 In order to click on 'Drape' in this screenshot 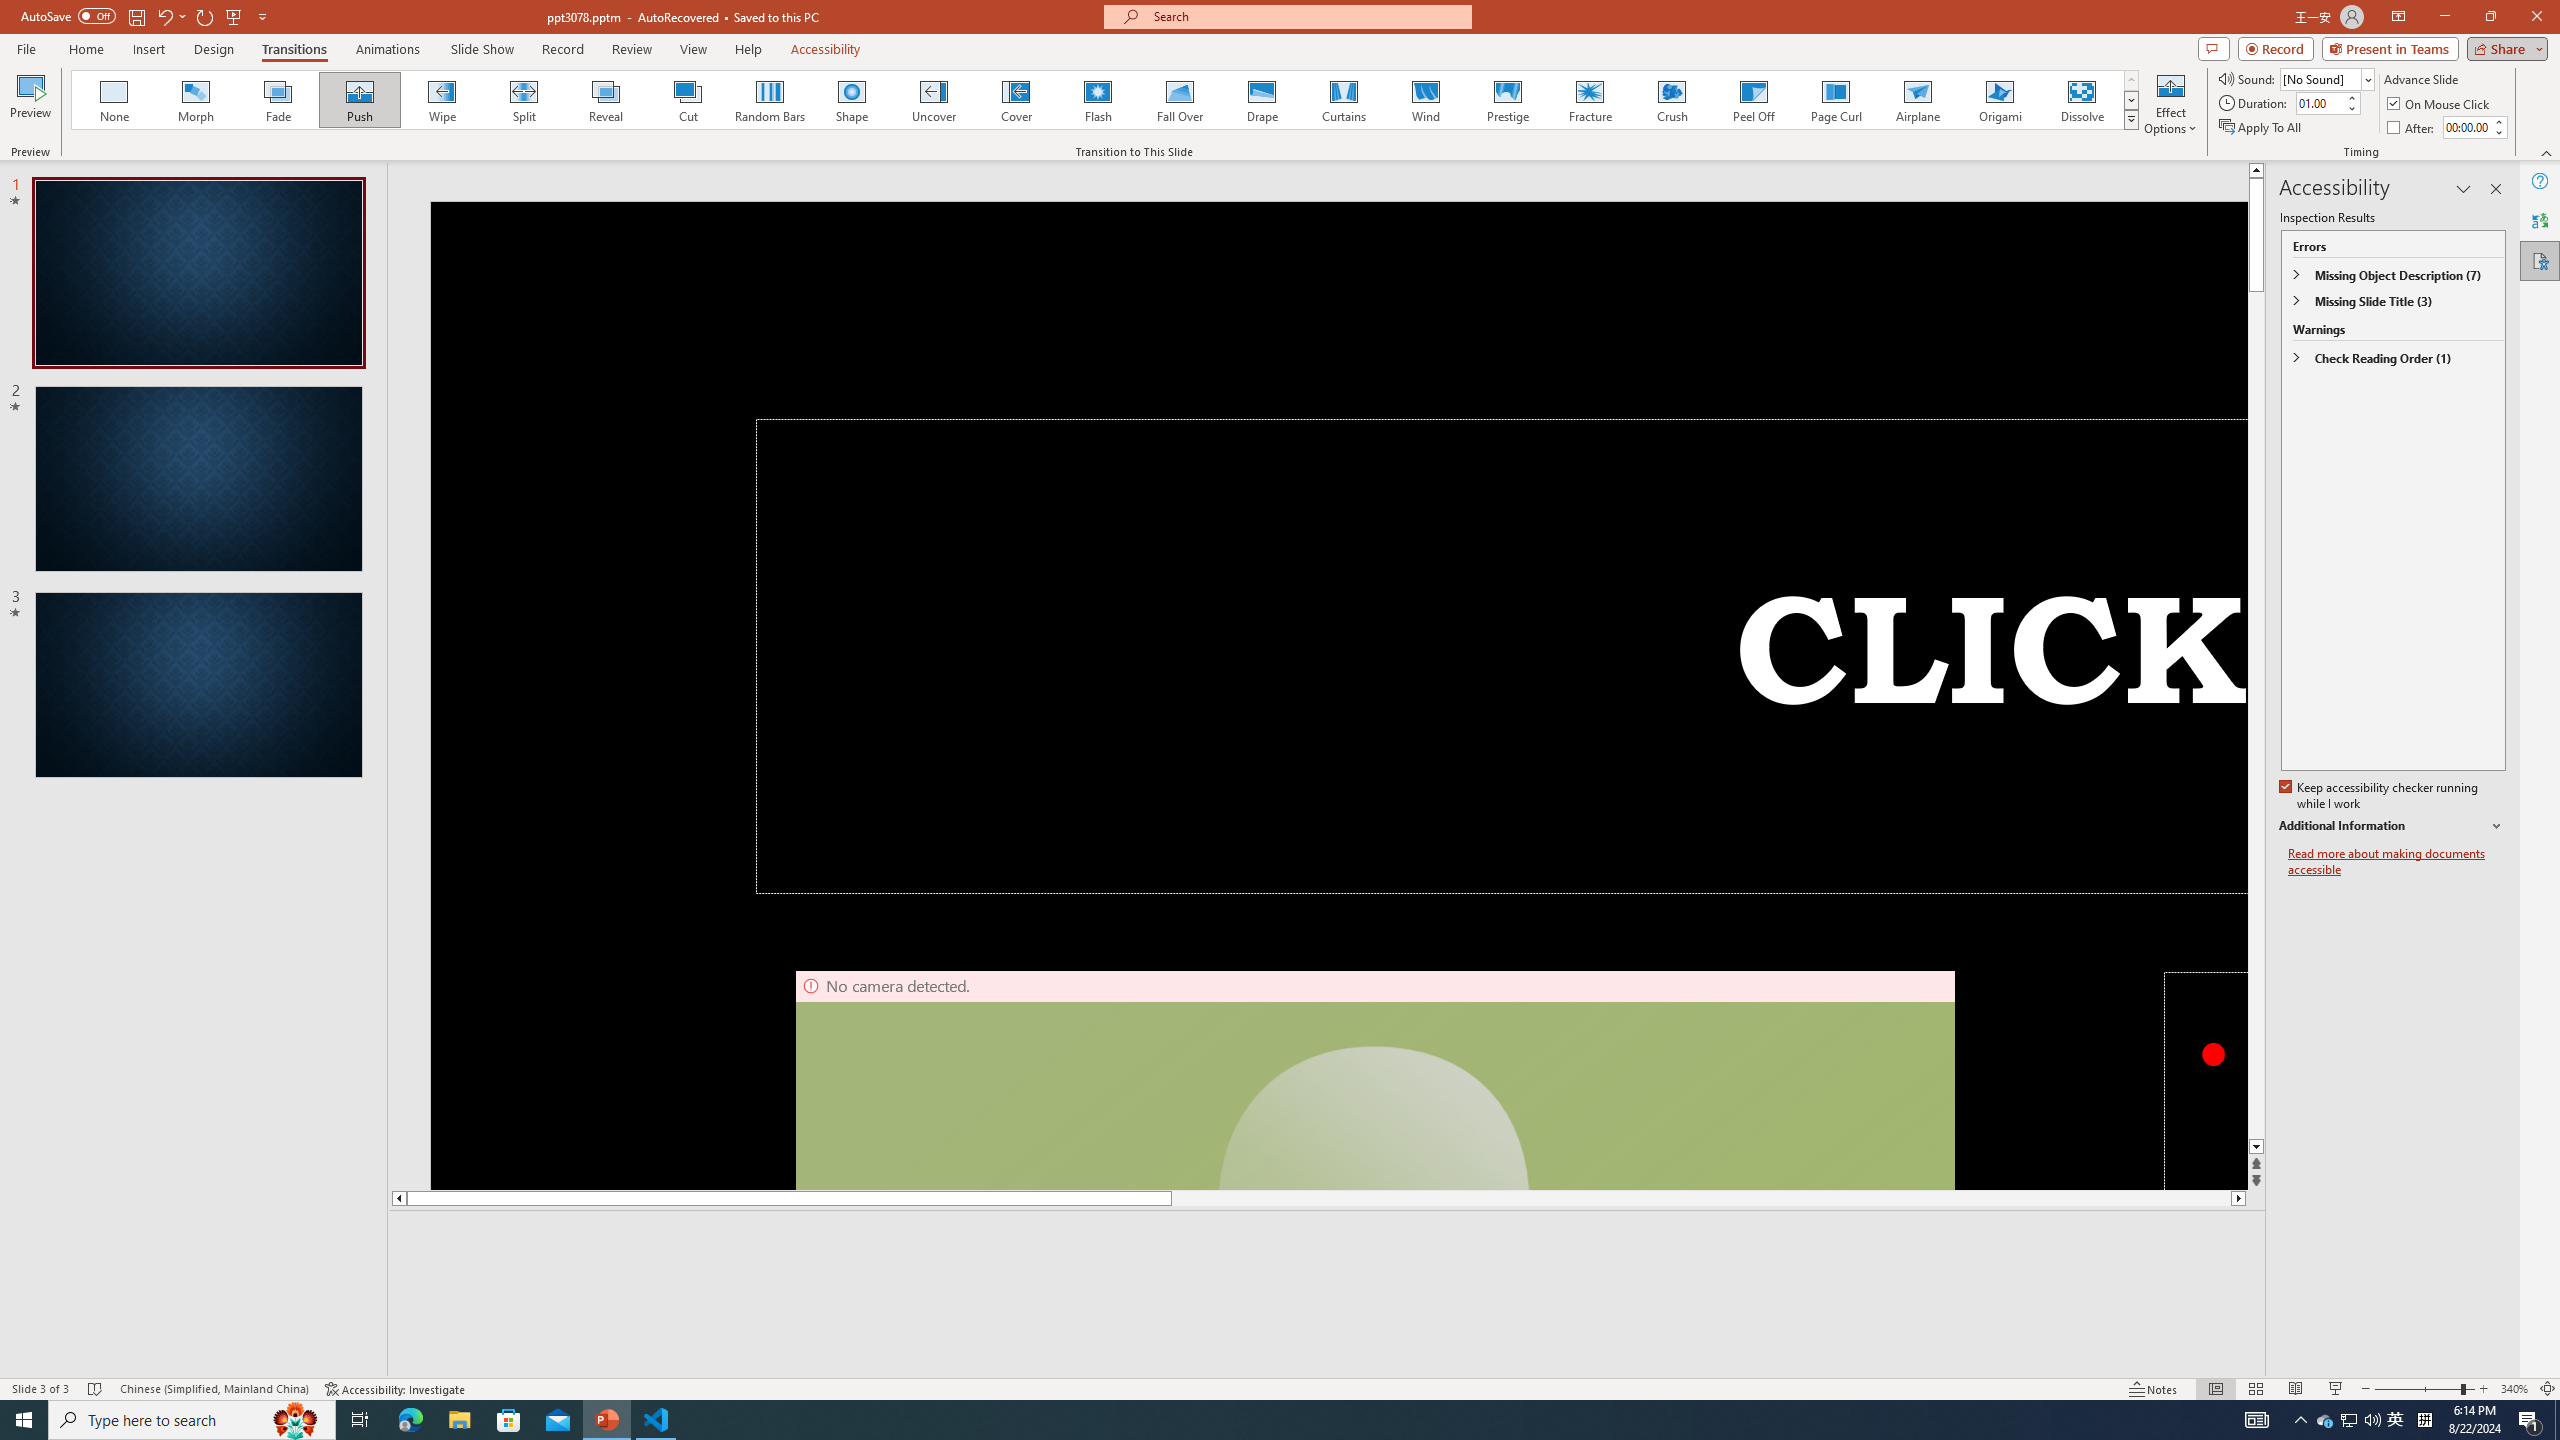, I will do `click(1261, 99)`.